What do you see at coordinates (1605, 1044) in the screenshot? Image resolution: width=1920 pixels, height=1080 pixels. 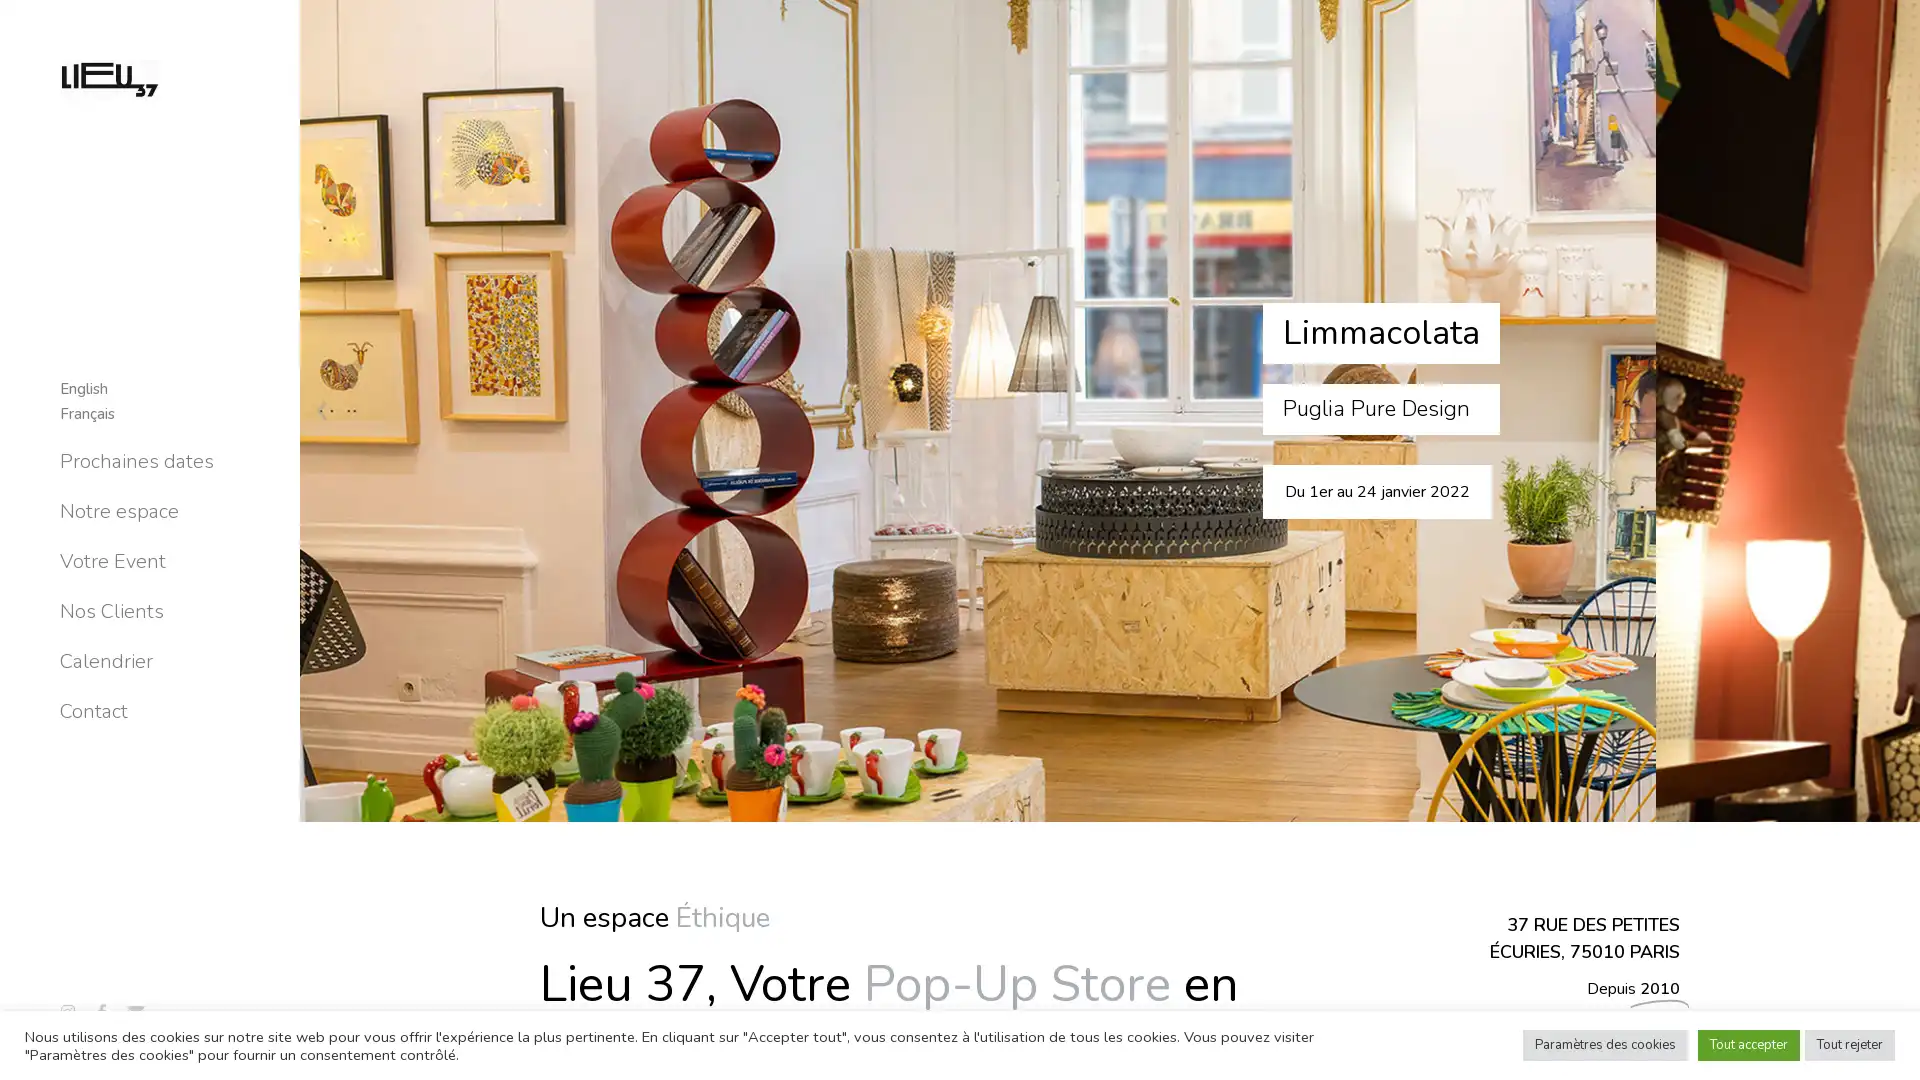 I see `Parametres des cookies` at bounding box center [1605, 1044].